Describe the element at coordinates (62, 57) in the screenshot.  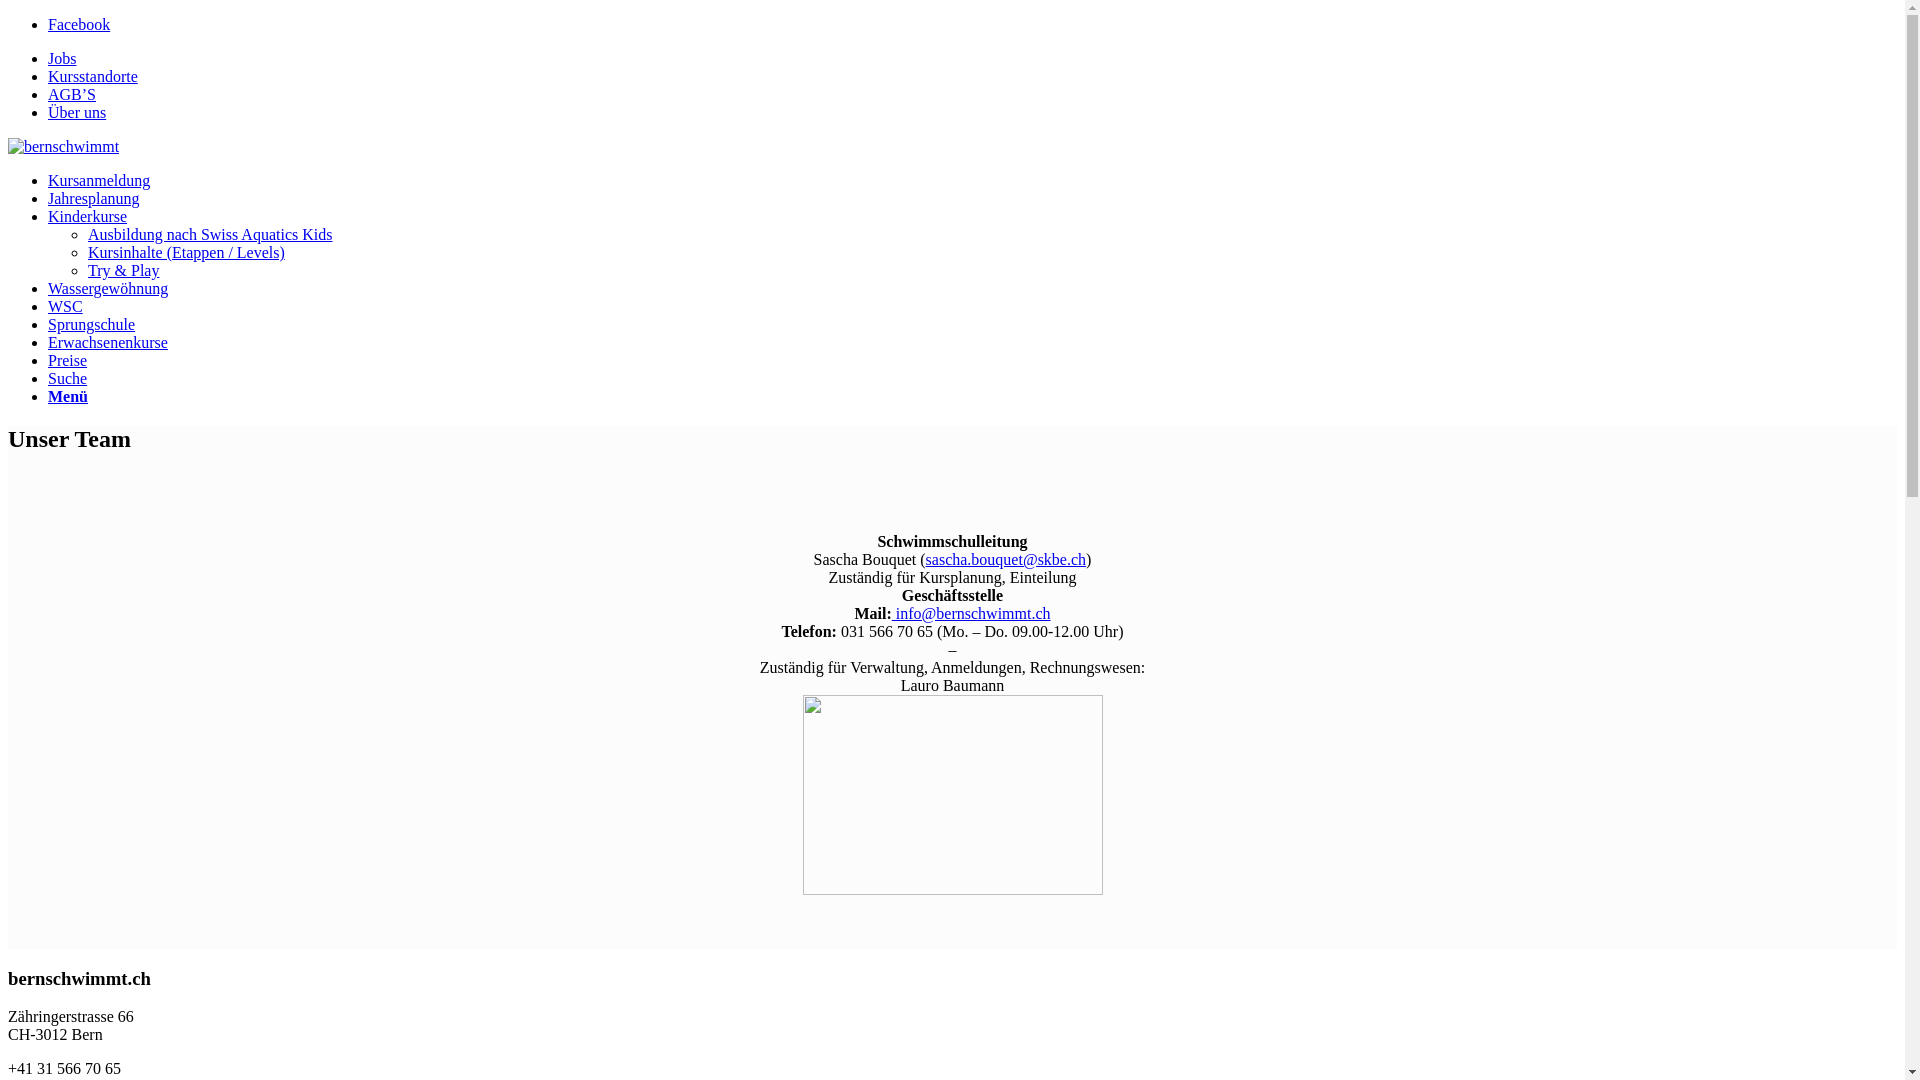
I see `'Jobs'` at that location.